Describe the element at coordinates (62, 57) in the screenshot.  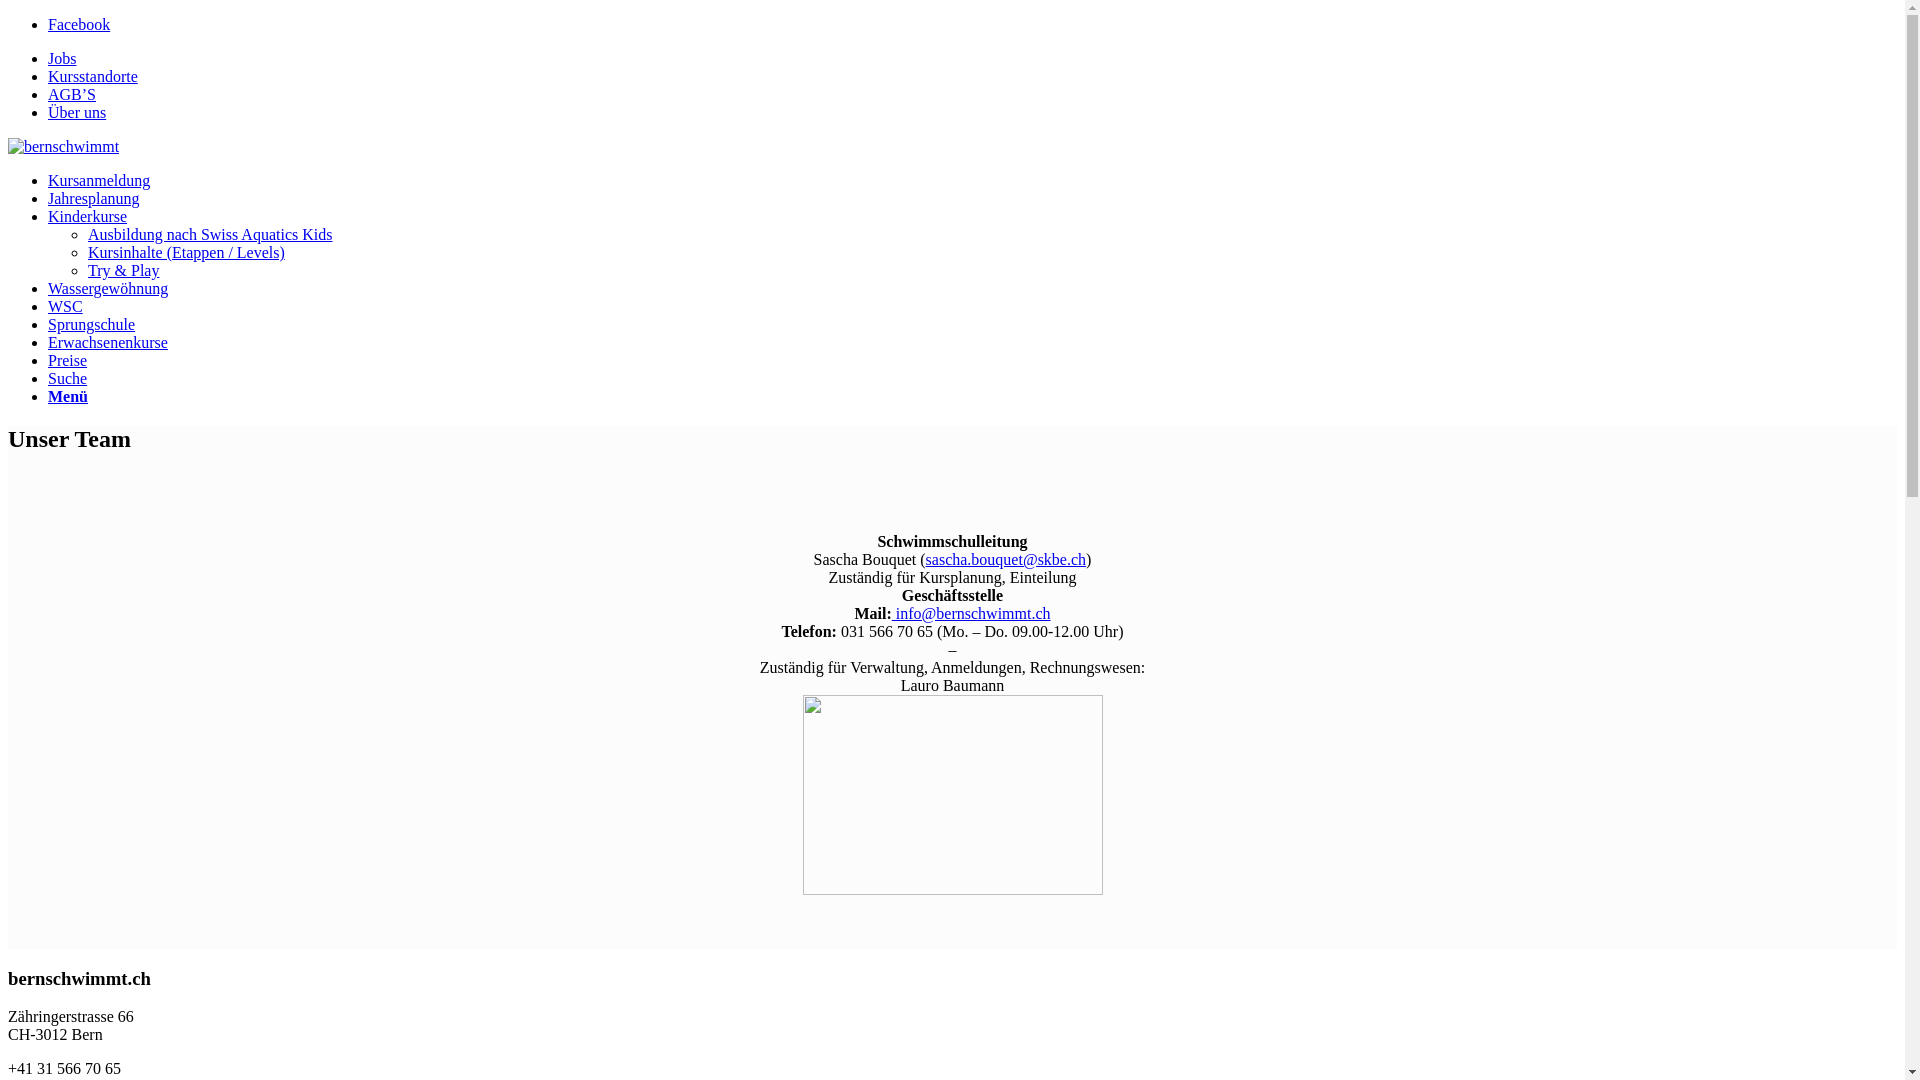
I see `'Jobs'` at that location.